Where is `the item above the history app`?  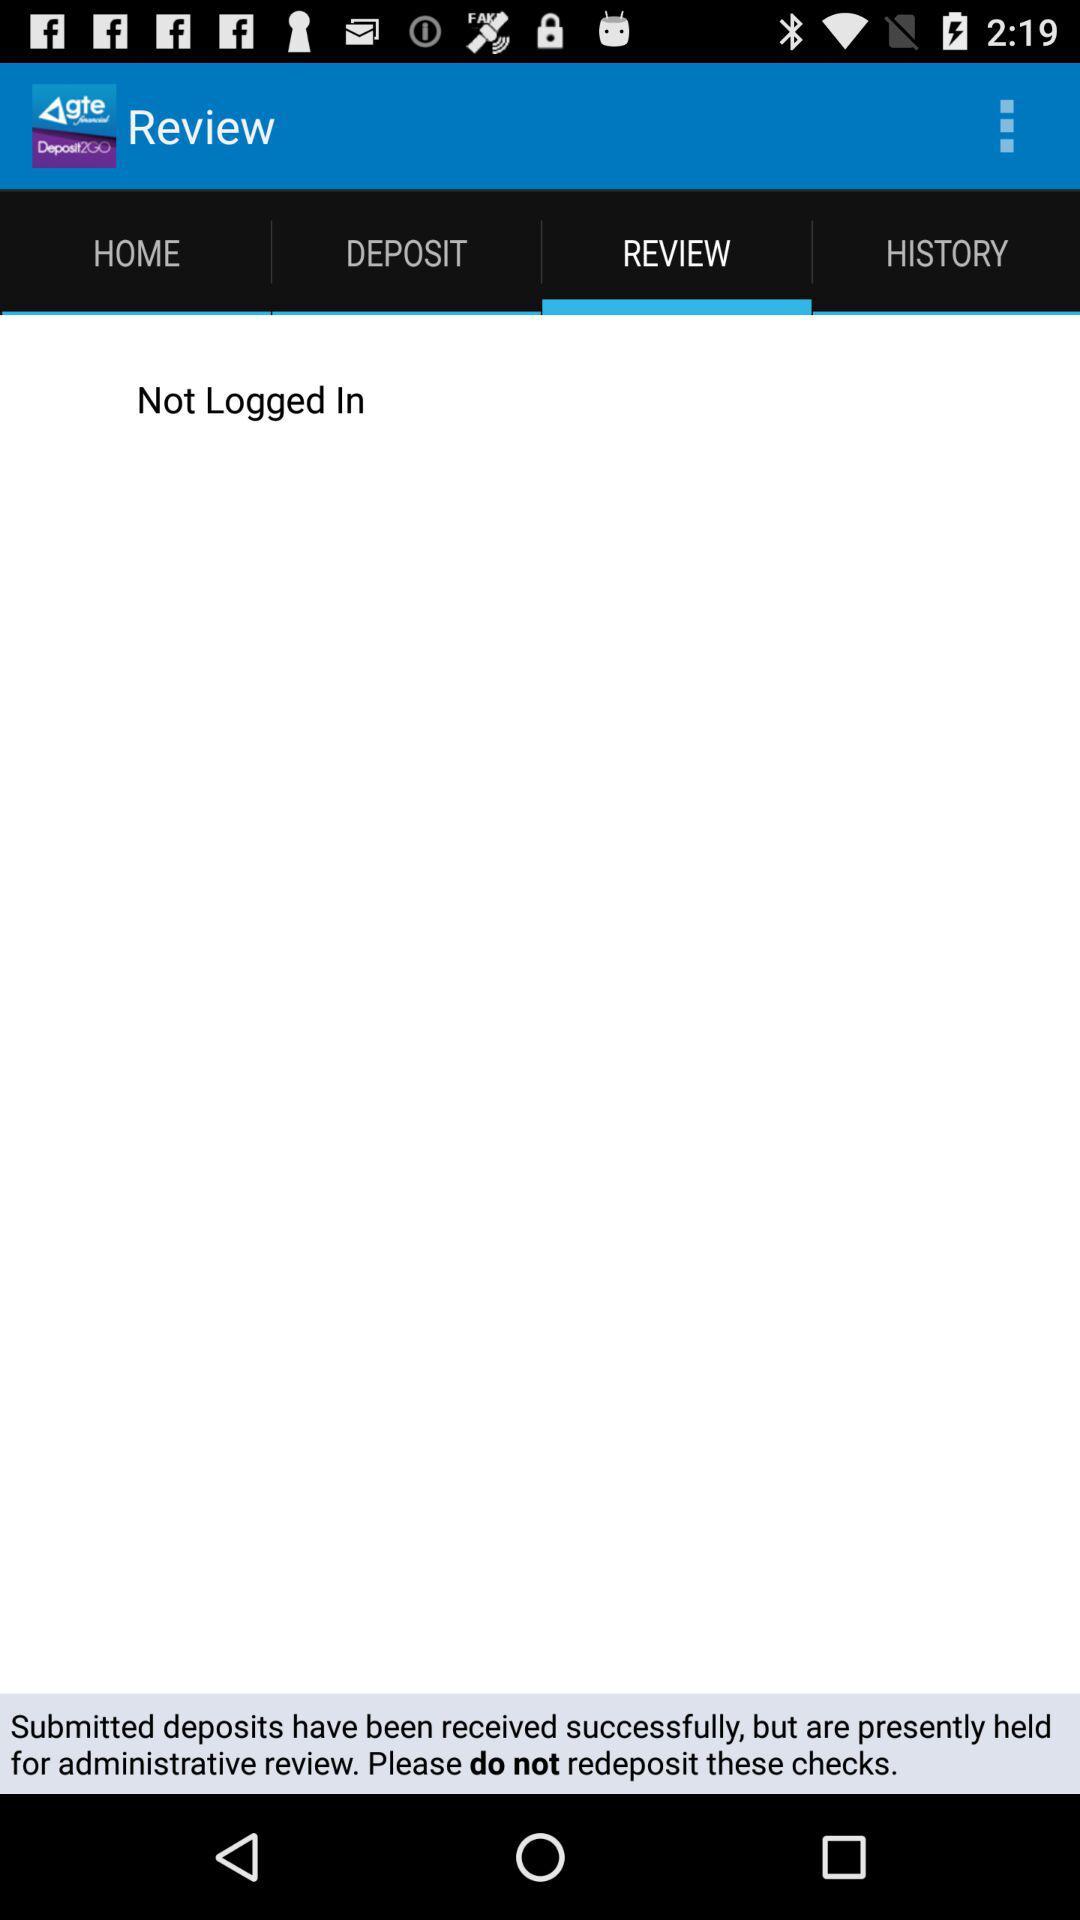
the item above the history app is located at coordinates (1006, 124).